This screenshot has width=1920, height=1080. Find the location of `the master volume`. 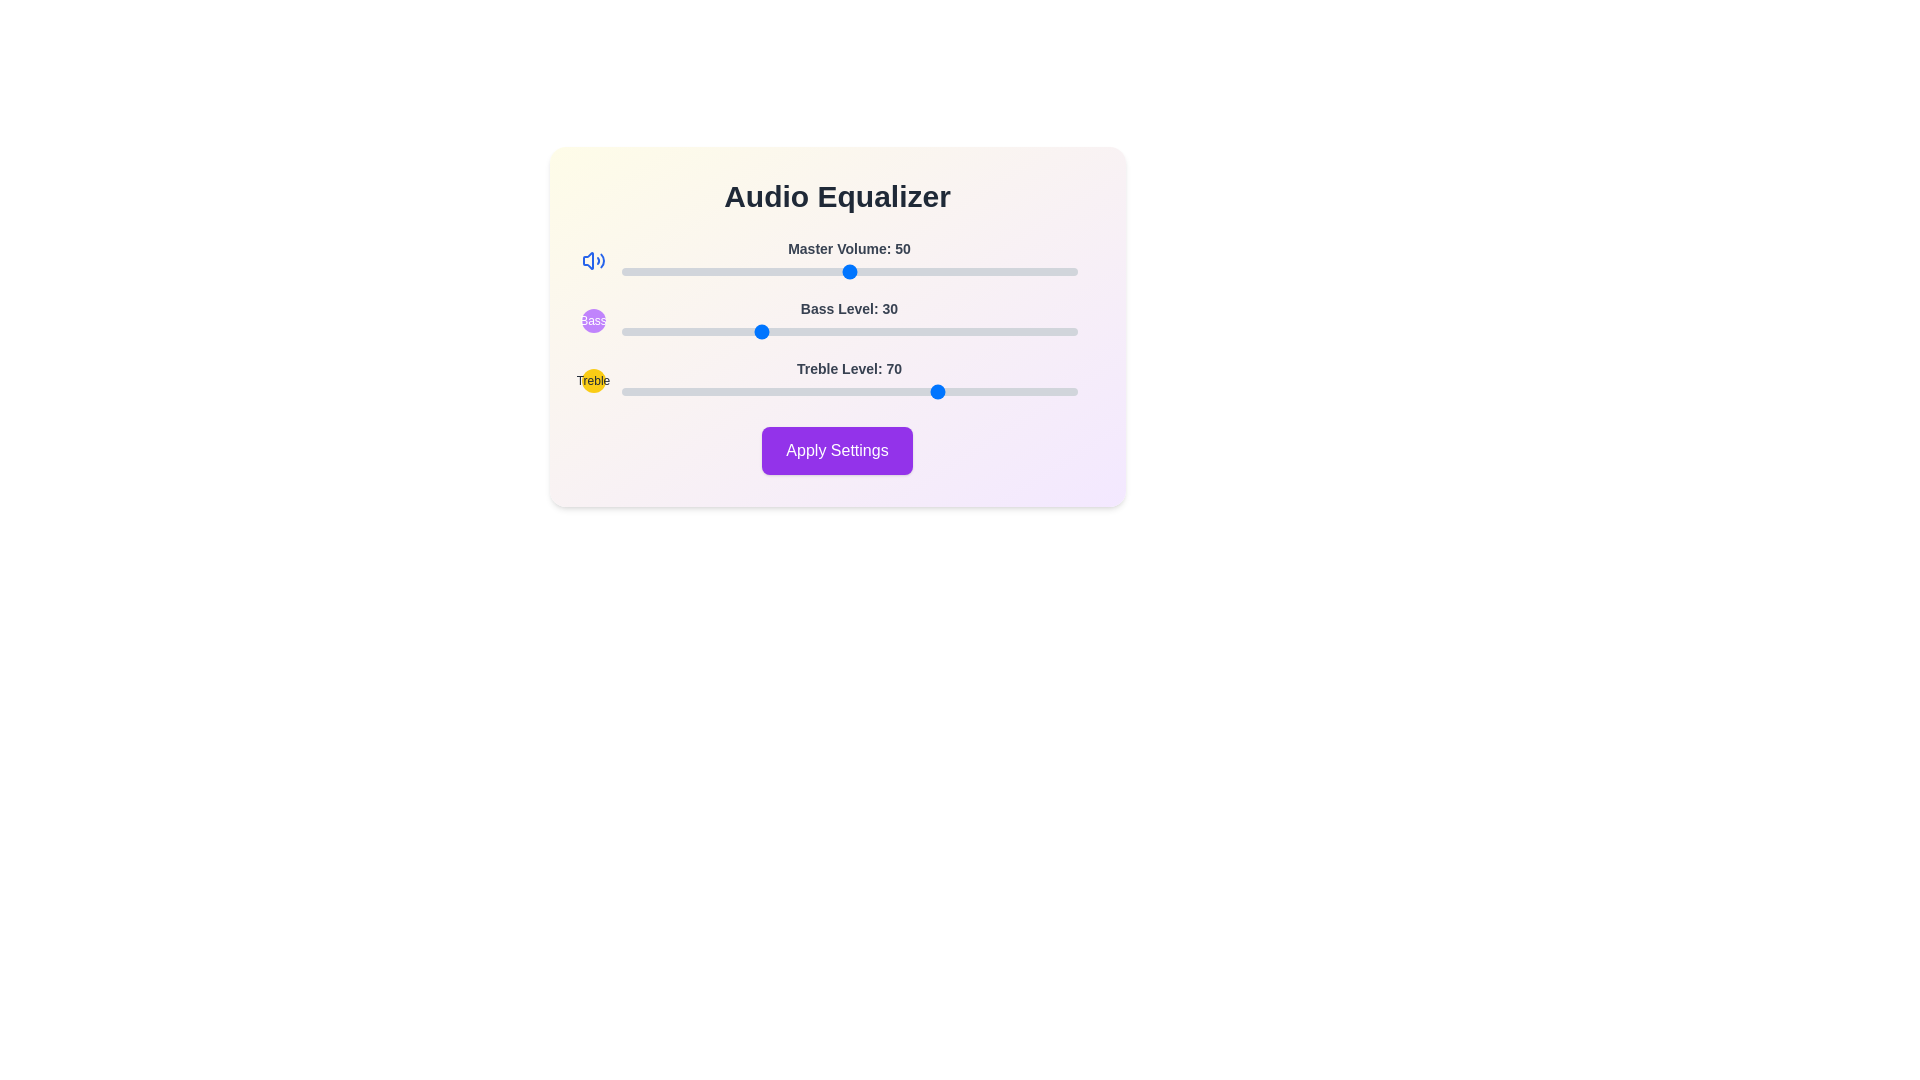

the master volume is located at coordinates (653, 272).